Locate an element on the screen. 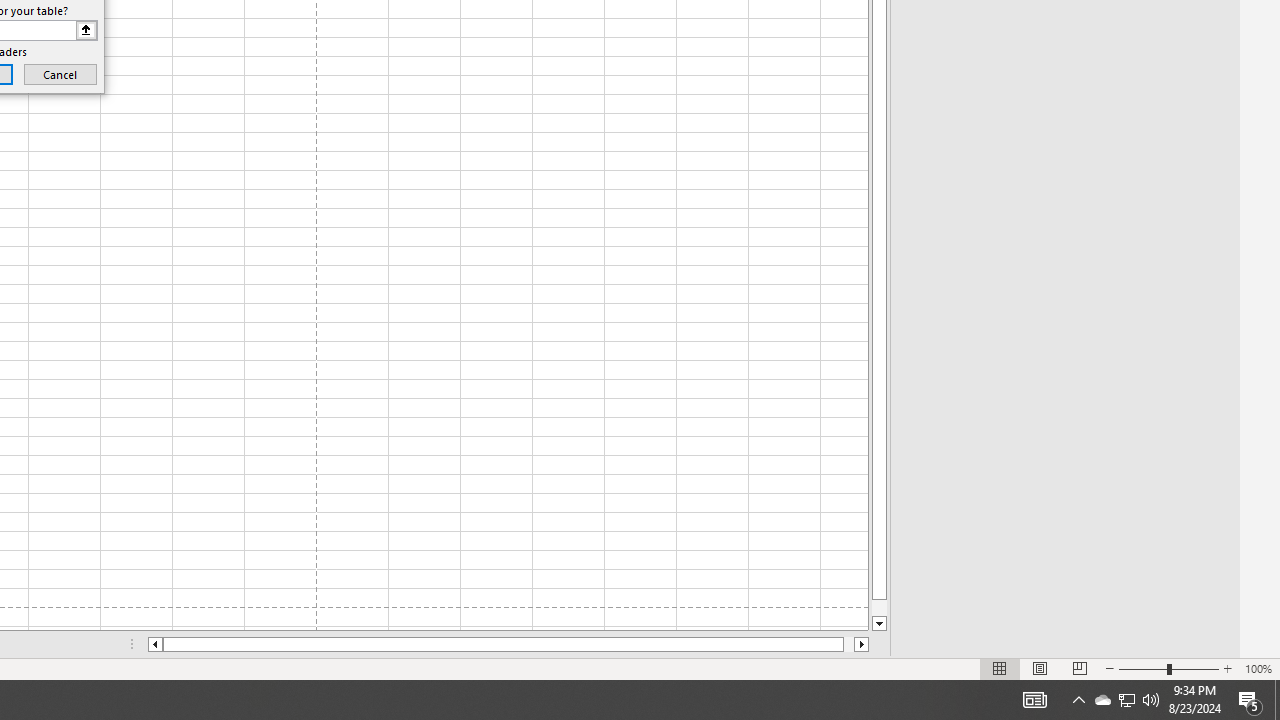 Image resolution: width=1280 pixels, height=720 pixels. 'Zoom Out' is located at coordinates (1143, 669).